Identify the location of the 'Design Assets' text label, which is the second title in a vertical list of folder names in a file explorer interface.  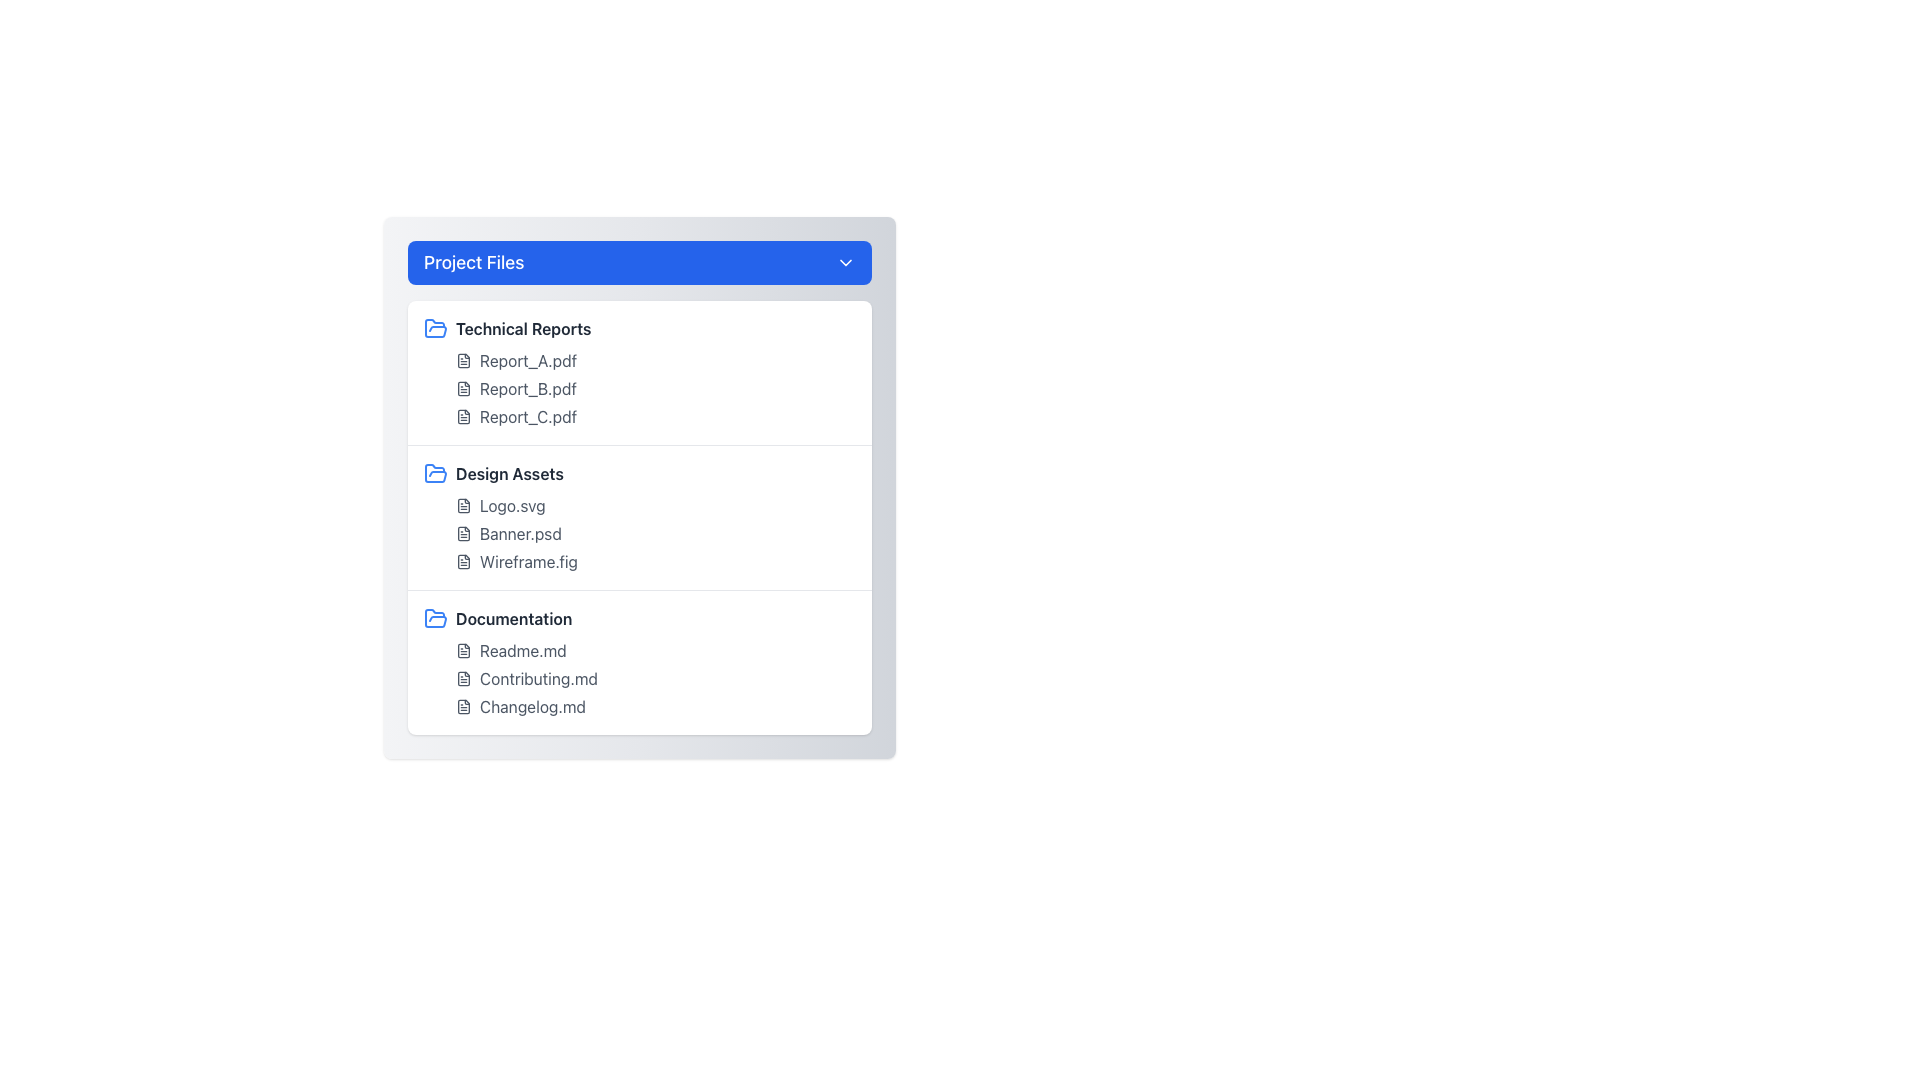
(509, 474).